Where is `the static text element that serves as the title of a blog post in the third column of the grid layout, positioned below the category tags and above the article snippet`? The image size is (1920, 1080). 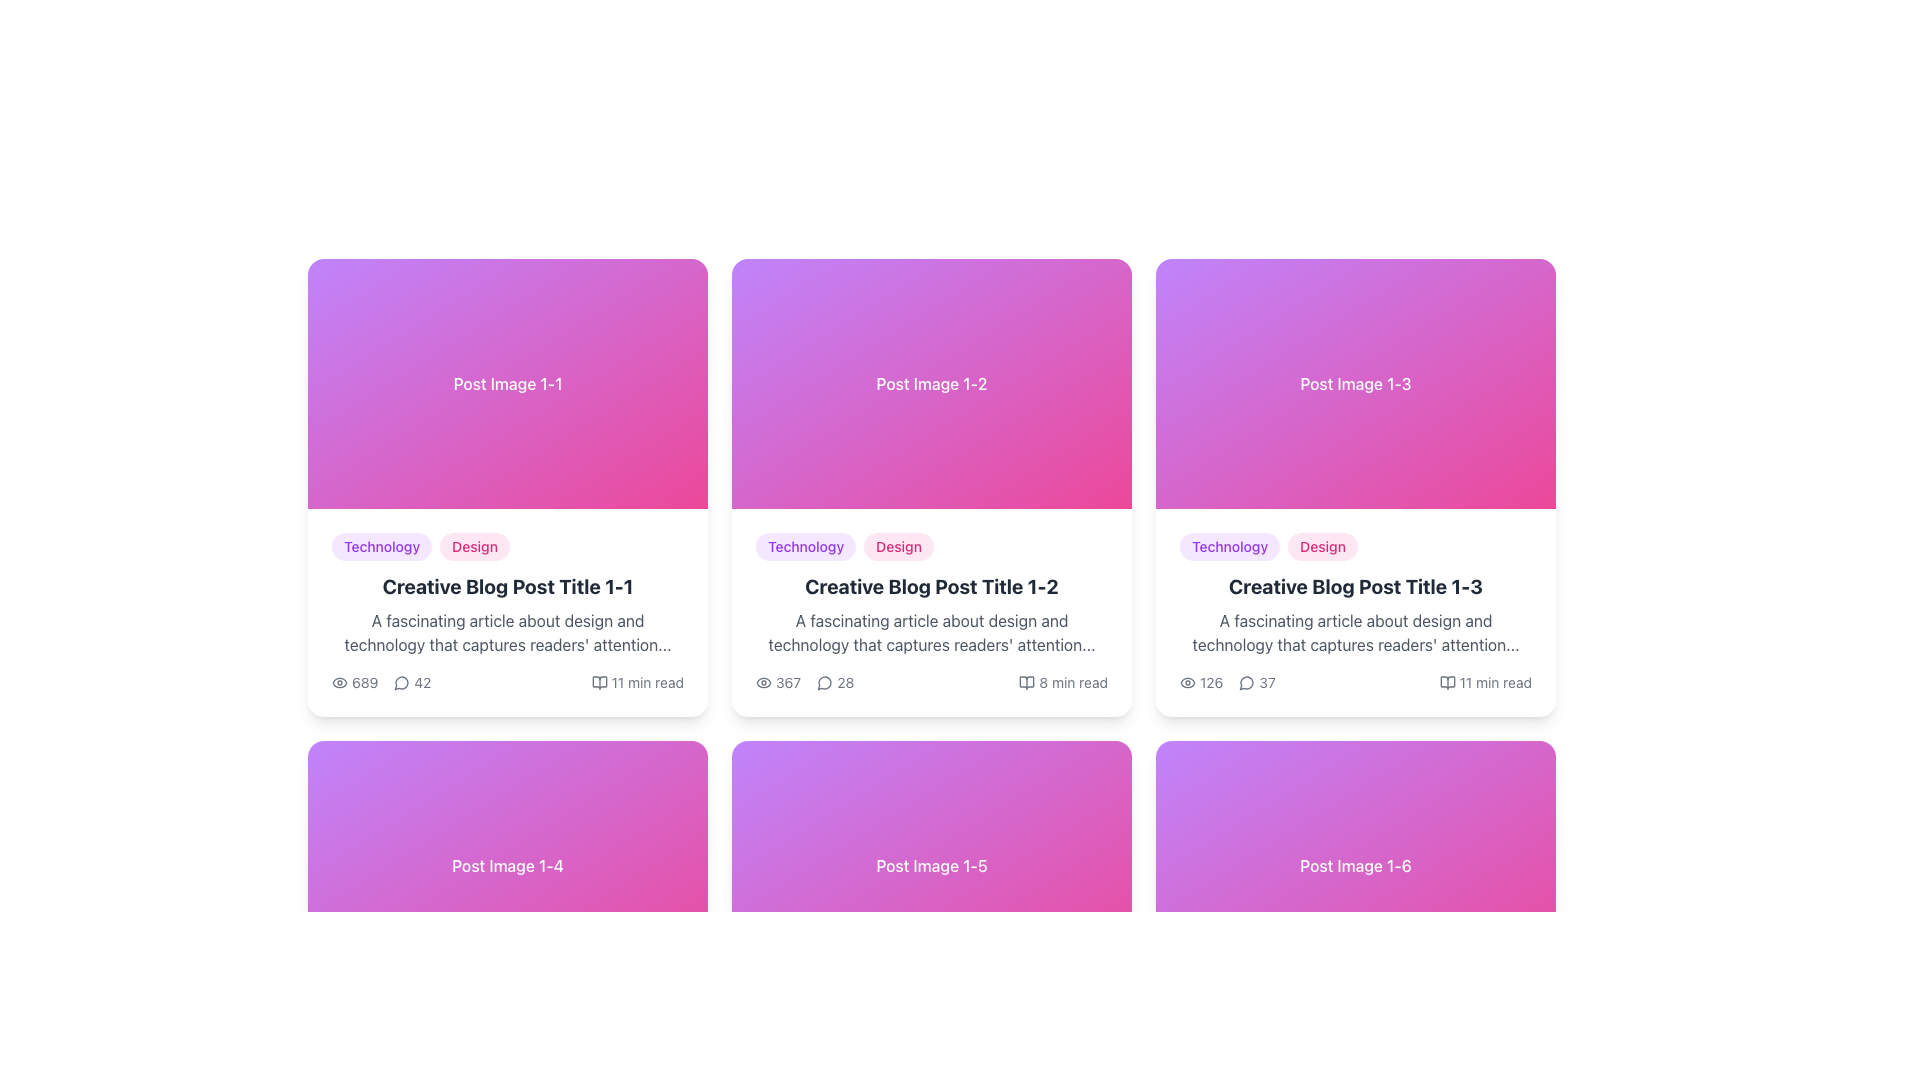 the static text element that serves as the title of a blog post in the third column of the grid layout, positioned below the category tags and above the article snippet is located at coordinates (1356, 585).